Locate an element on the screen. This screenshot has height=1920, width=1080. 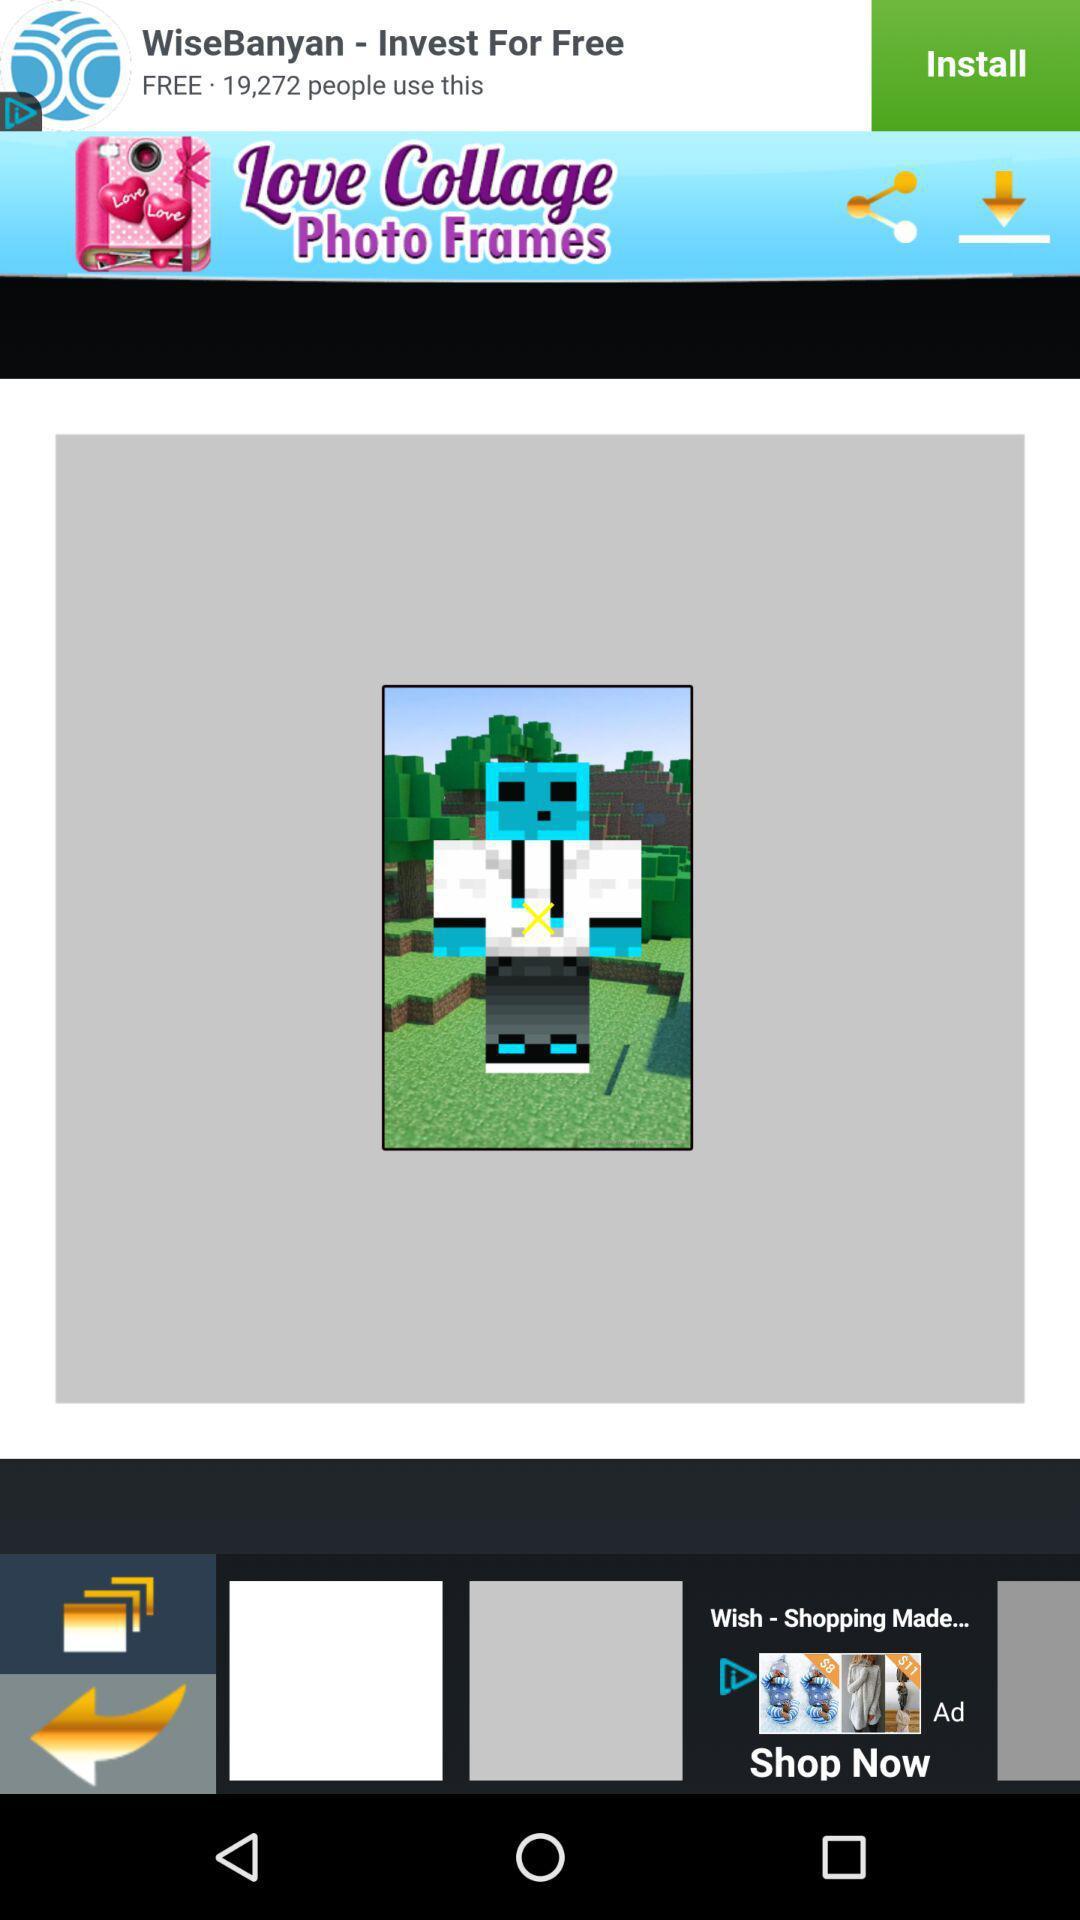
shop now is located at coordinates (840, 1756).